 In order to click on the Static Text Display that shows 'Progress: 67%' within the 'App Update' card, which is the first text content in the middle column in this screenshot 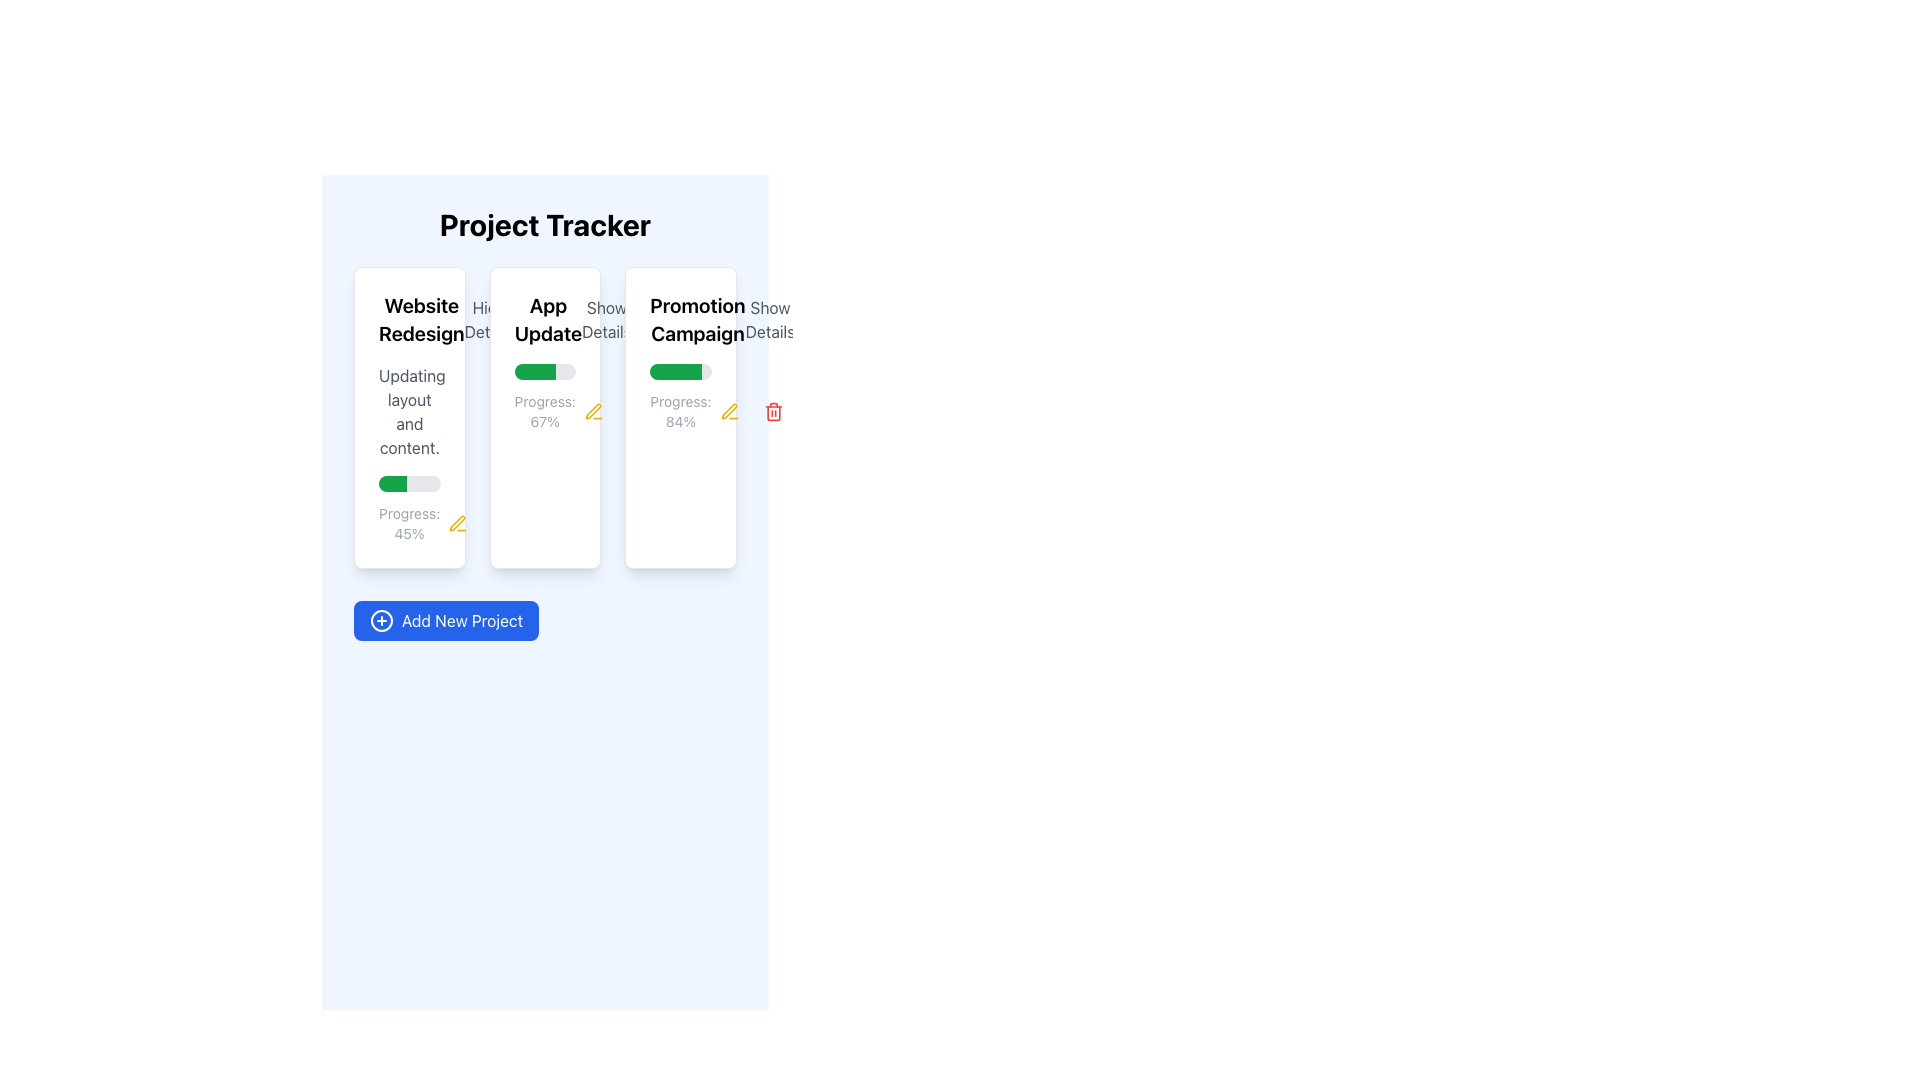, I will do `click(545, 411)`.